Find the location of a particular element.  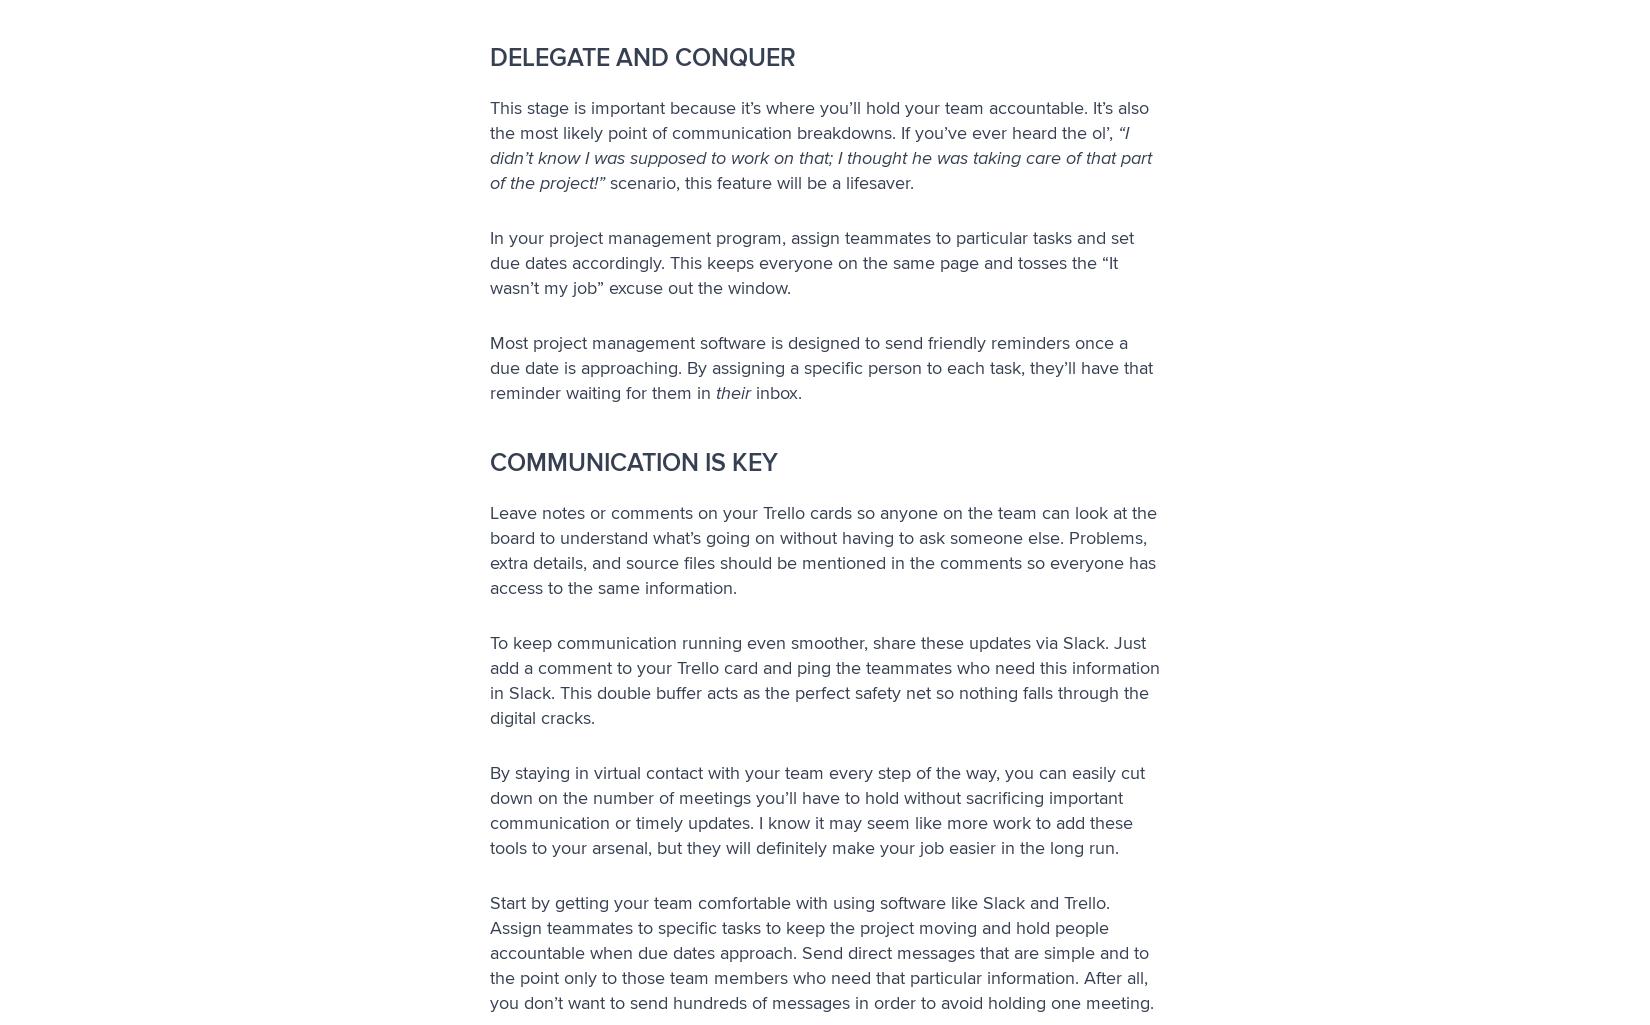

'By staying in virtual contact with your team every step of the way, you can easily cut down on the number of meetings you’ll have to hold without sacrificing important communication or timely updates. I know it may seem like more work to add these tools to your arsenal, but they will definitely make your job easier in the long run.' is located at coordinates (816, 808).